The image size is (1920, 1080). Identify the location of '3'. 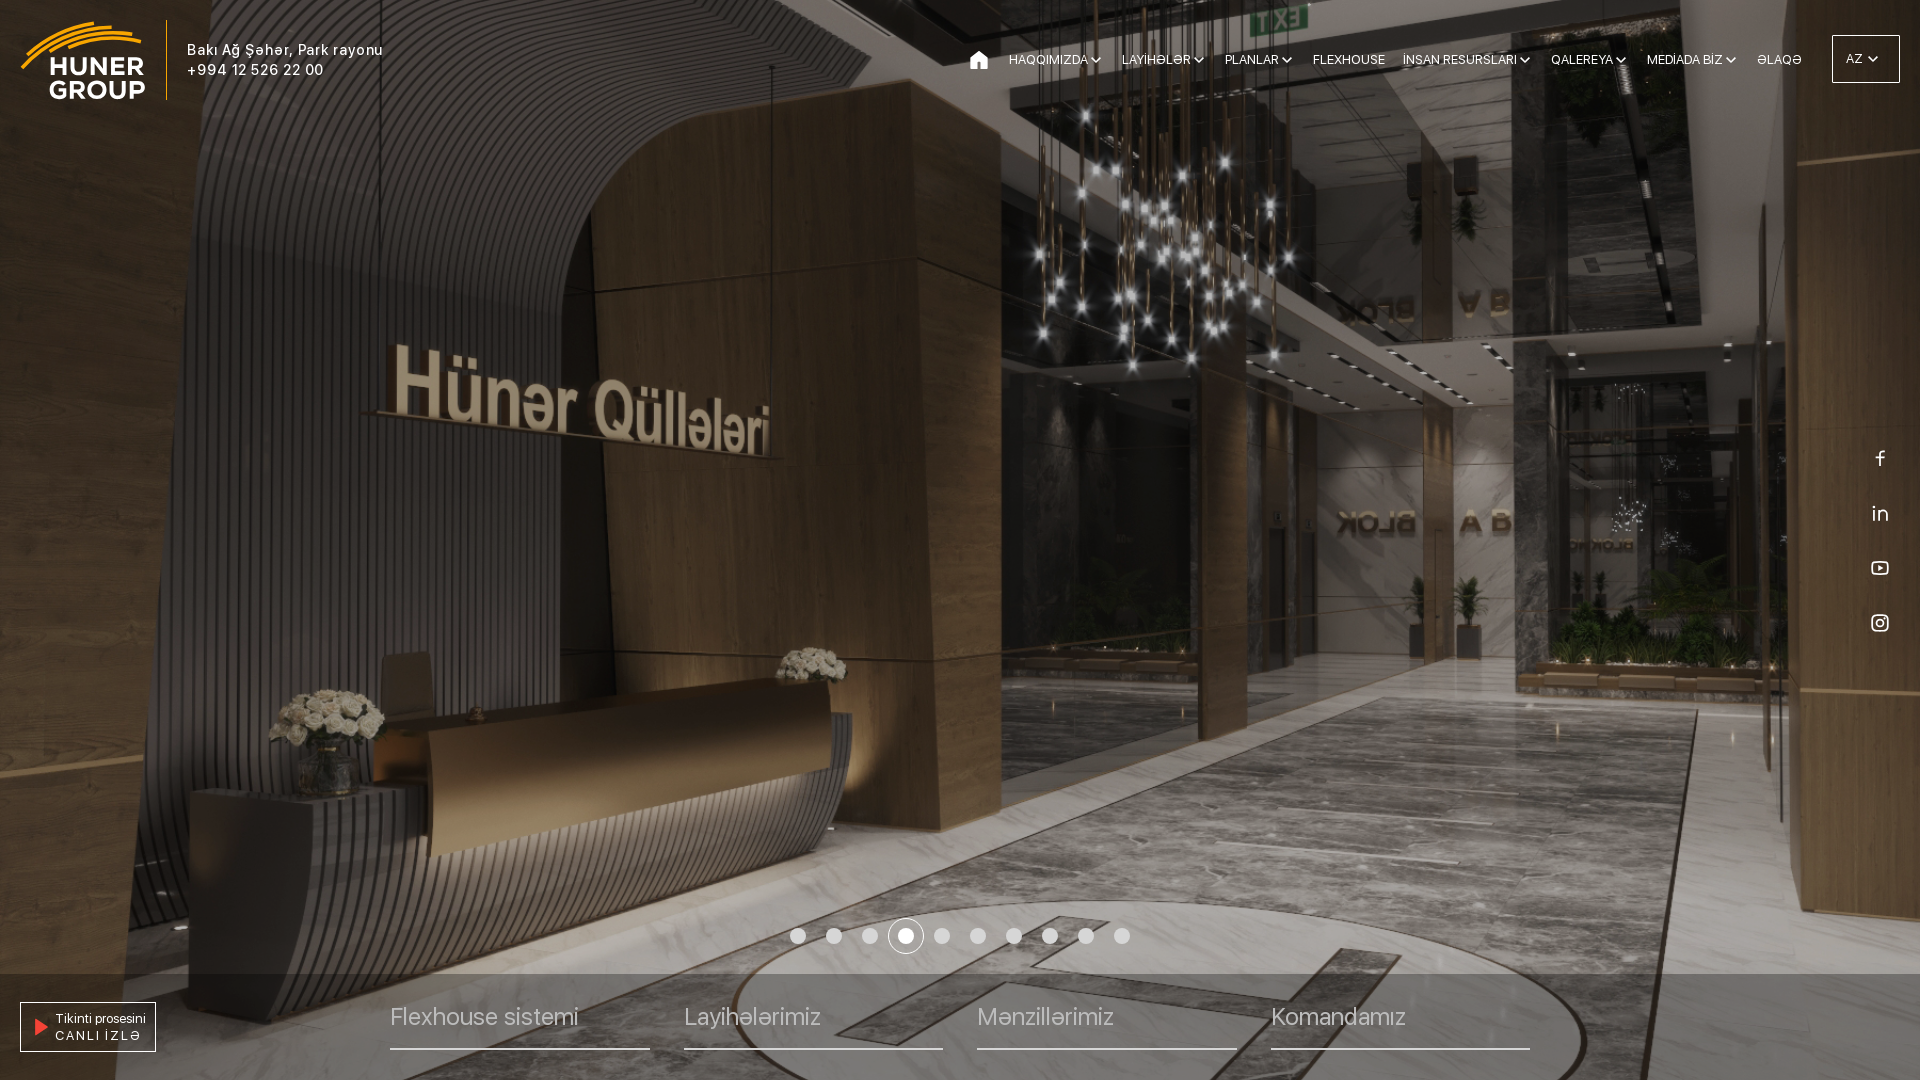
(851, 936).